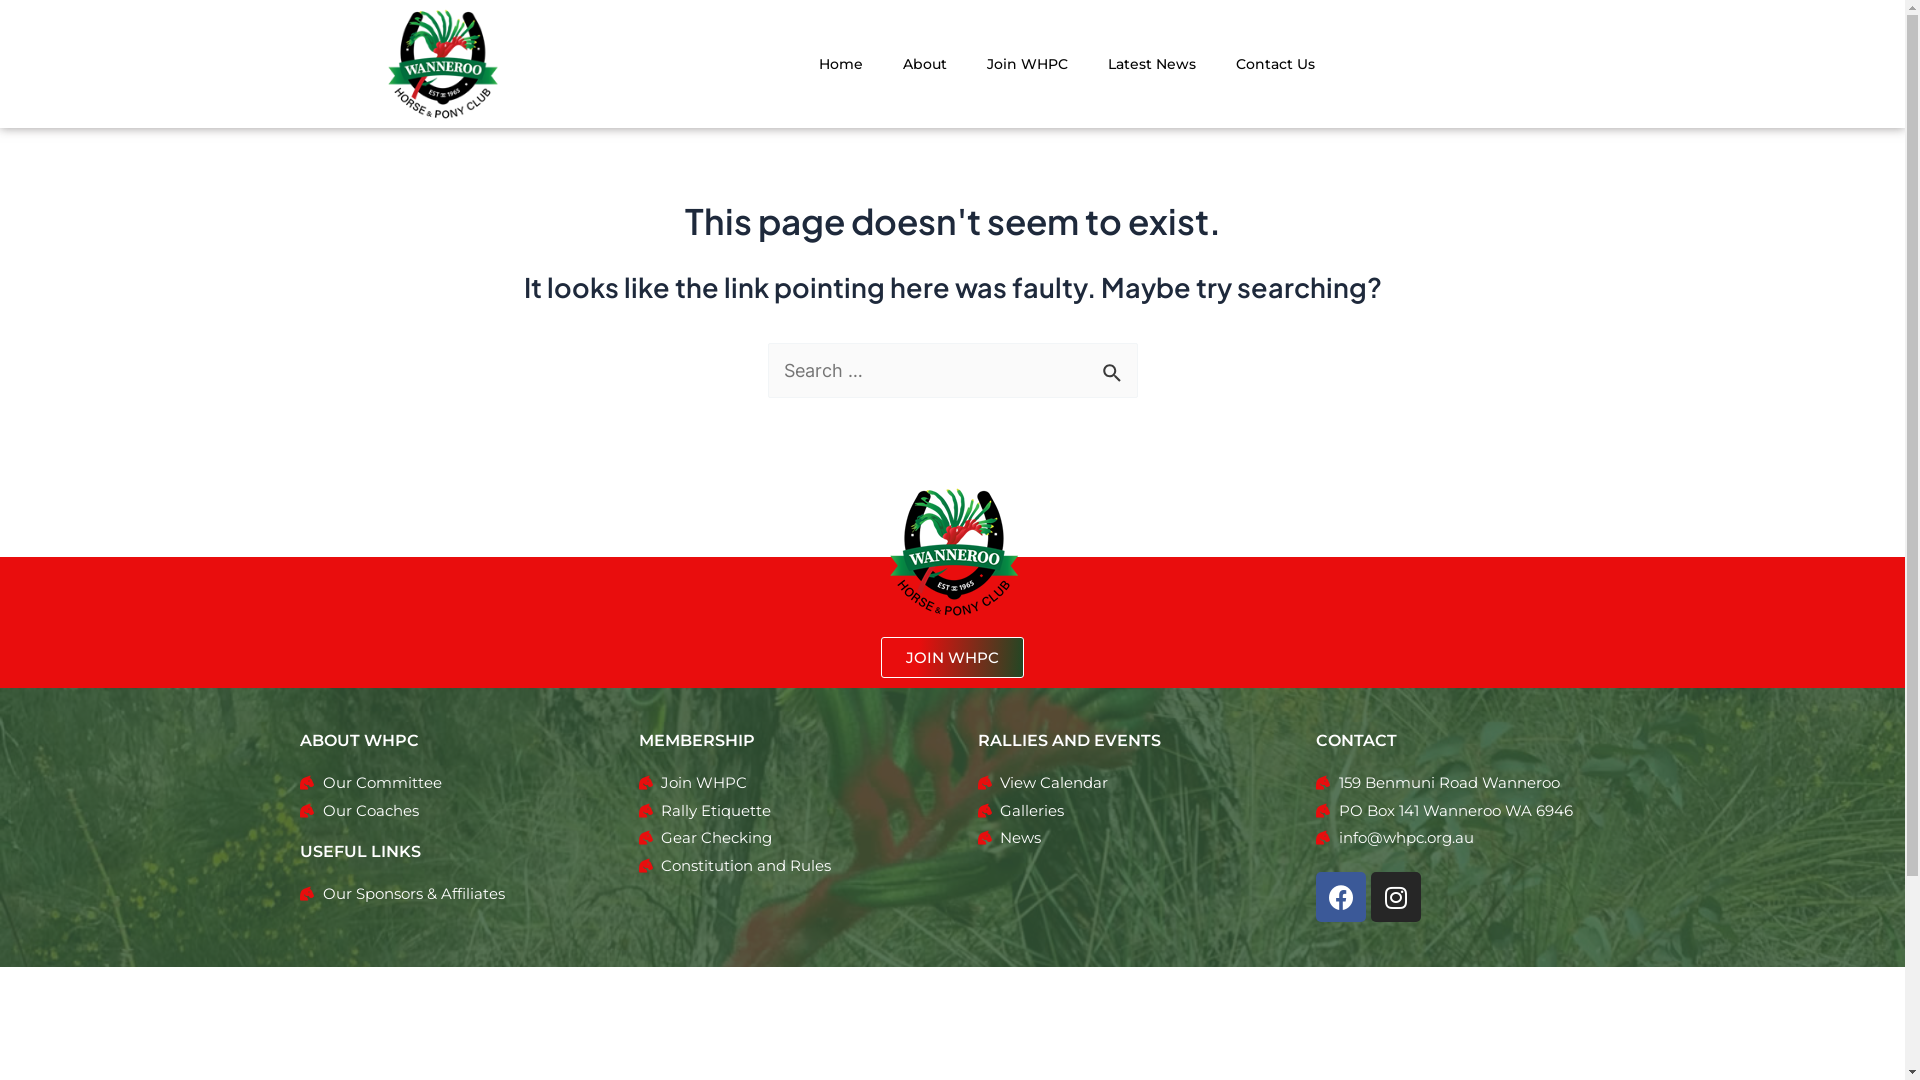 This screenshot has height=1080, width=1920. Describe the element at coordinates (1274, 63) in the screenshot. I see `'Contact Us'` at that location.